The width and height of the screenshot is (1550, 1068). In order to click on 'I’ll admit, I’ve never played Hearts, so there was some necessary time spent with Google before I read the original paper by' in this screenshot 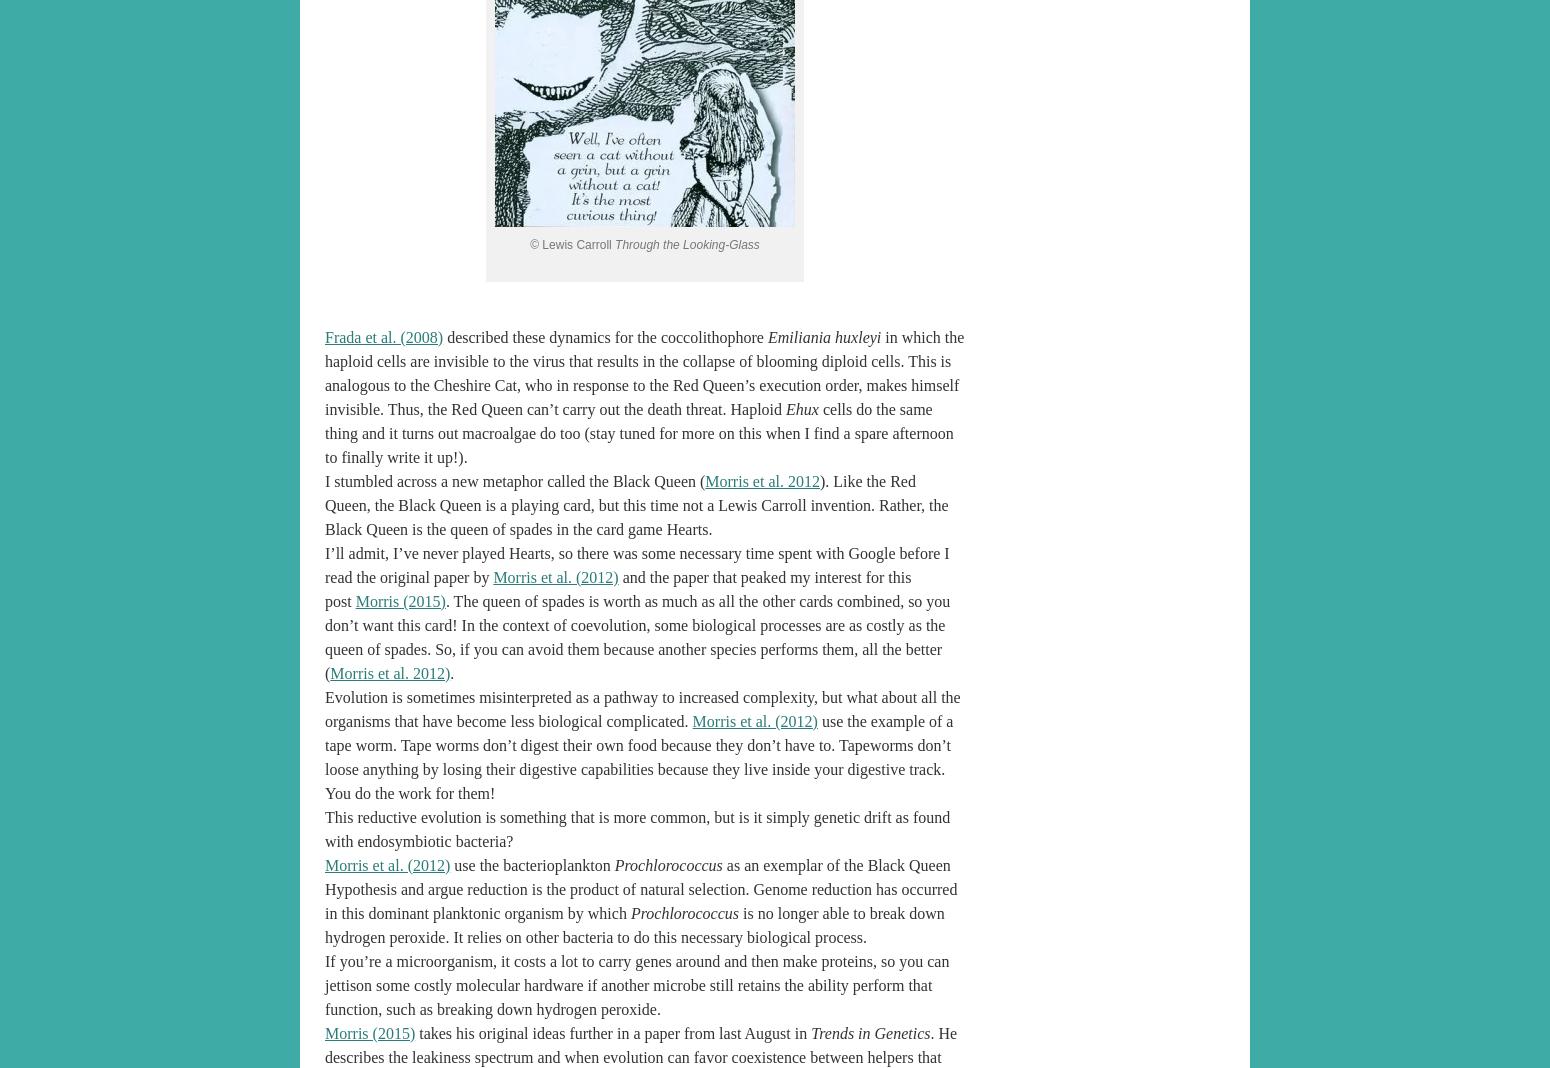, I will do `click(636, 563)`.